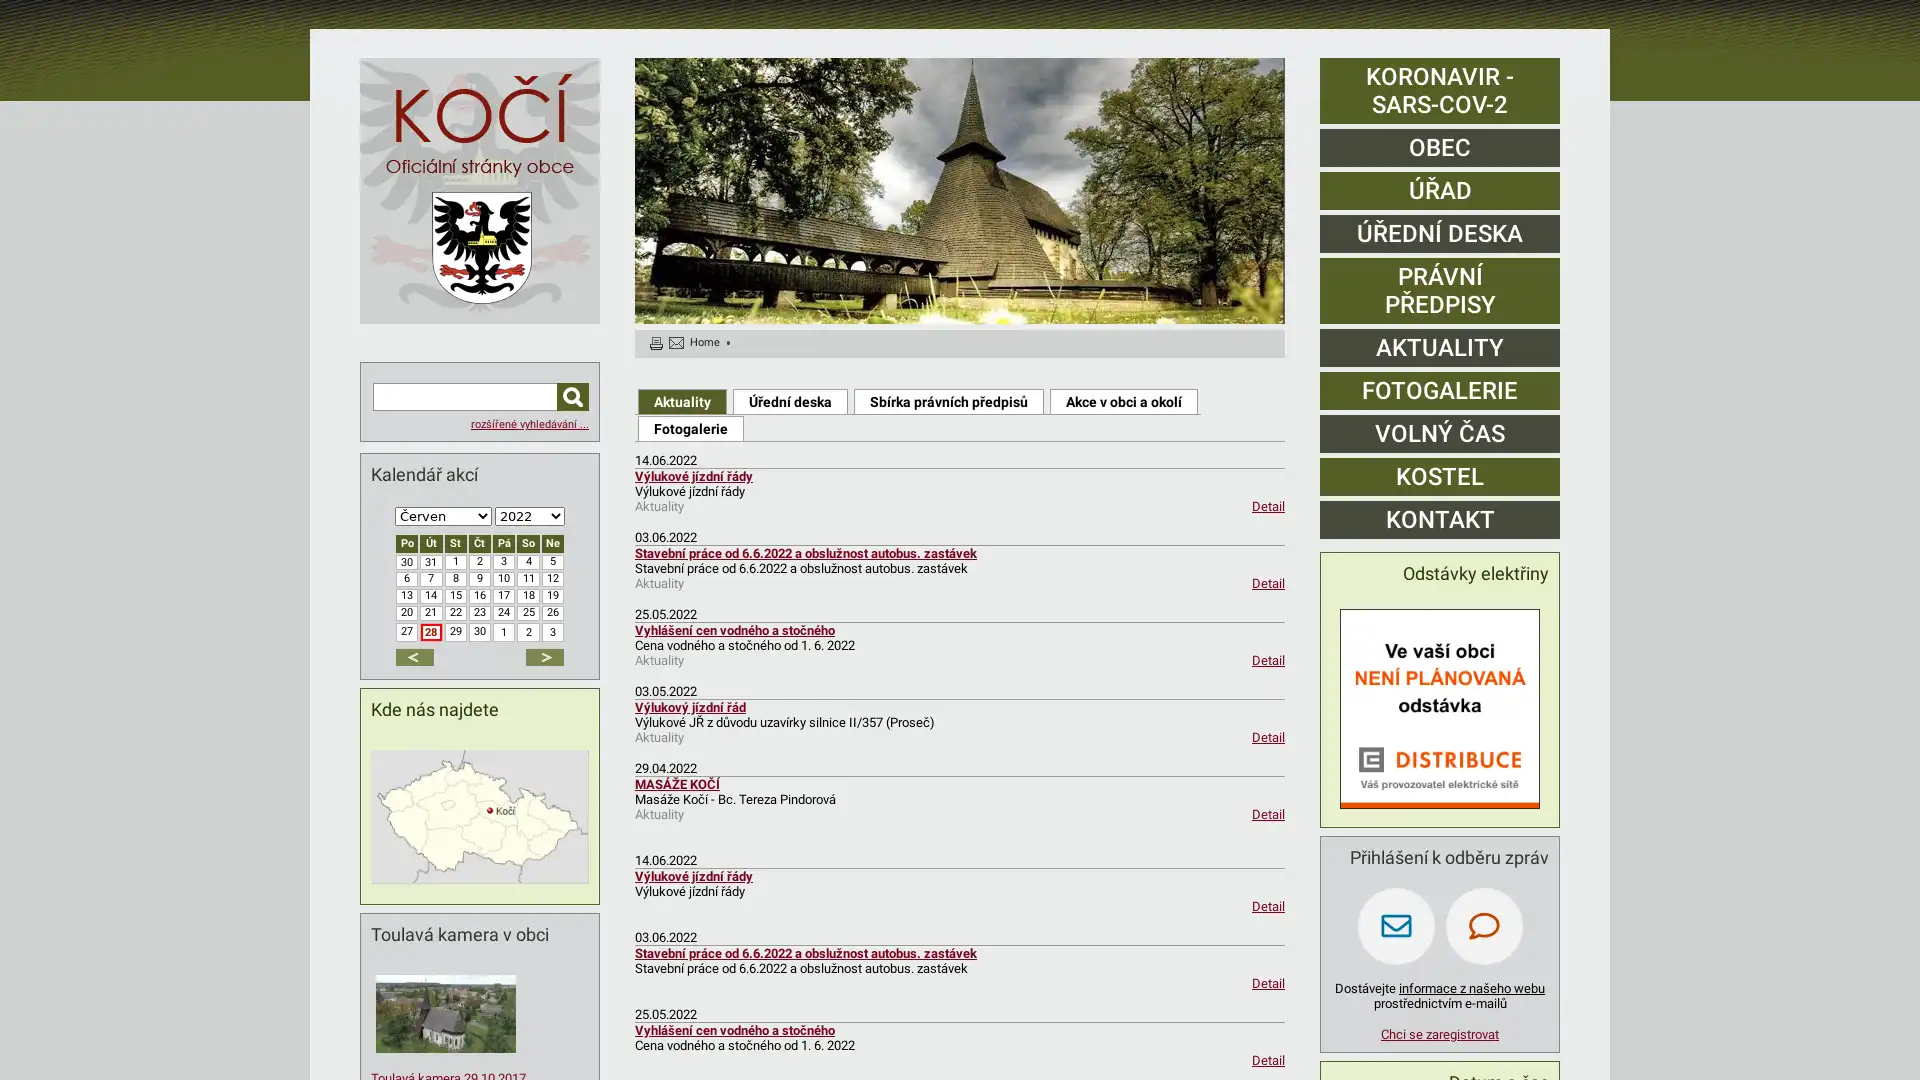  Describe the element at coordinates (545, 656) in the screenshot. I see `dalsi` at that location.